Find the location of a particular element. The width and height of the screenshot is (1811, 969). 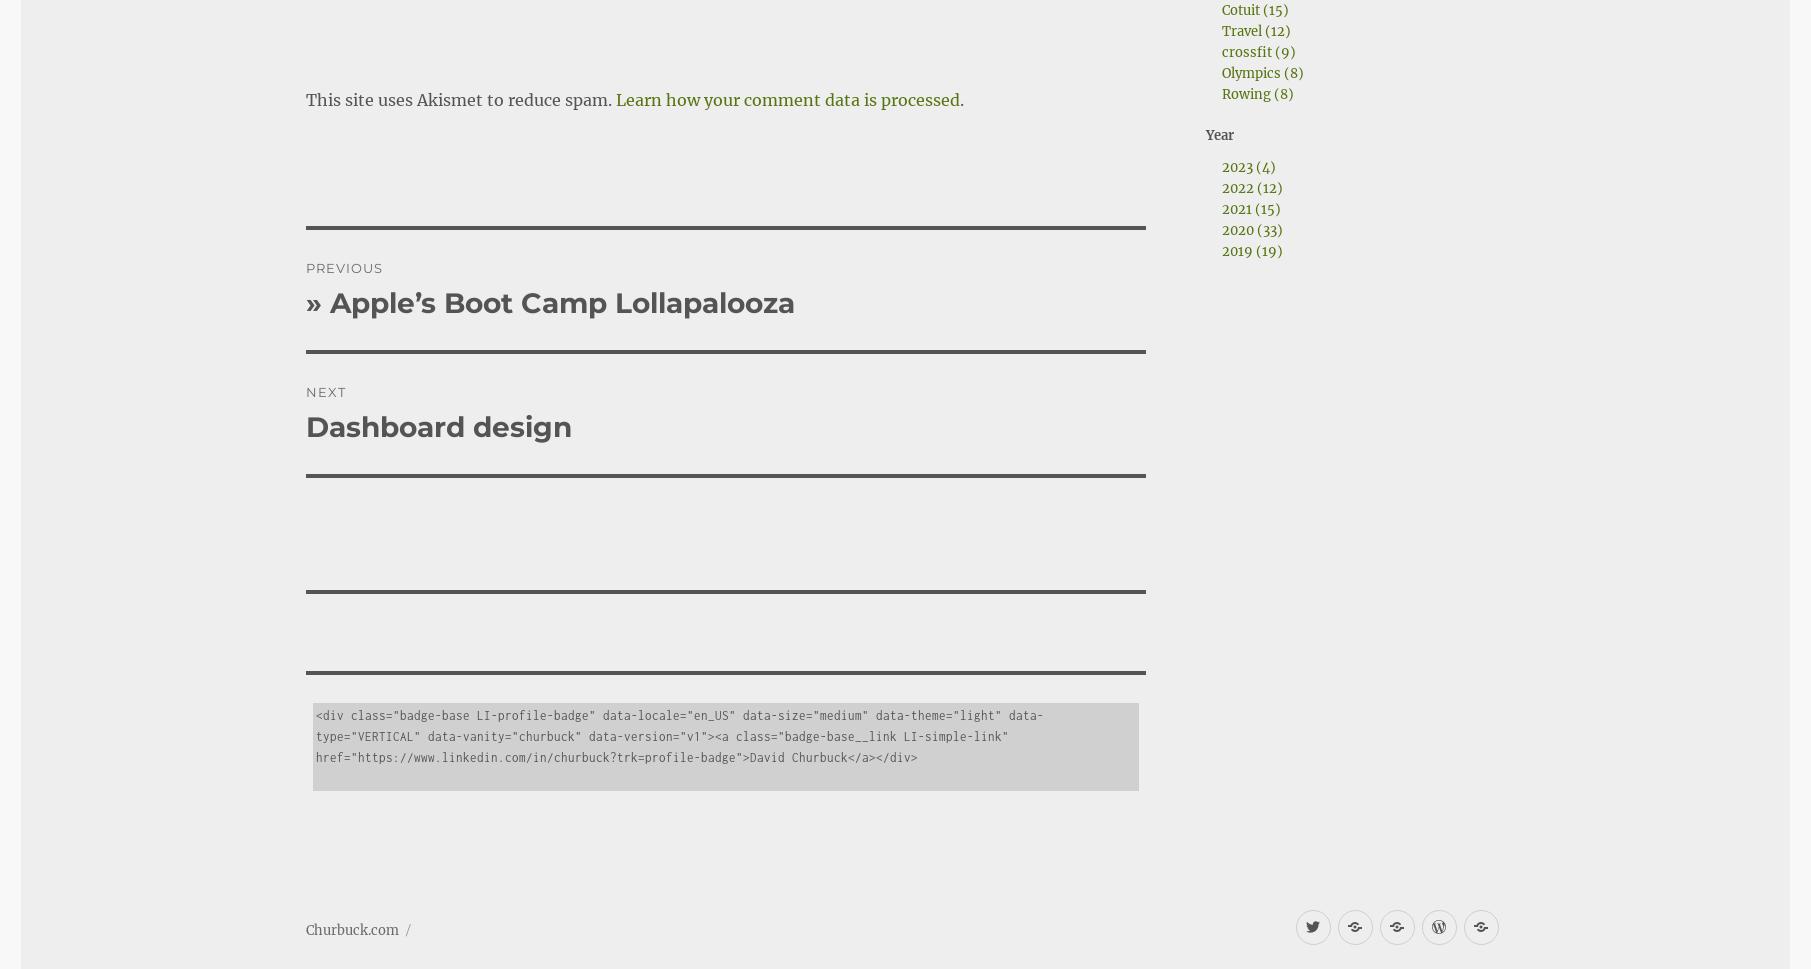

'crossfit (9)' is located at coordinates (1257, 51).